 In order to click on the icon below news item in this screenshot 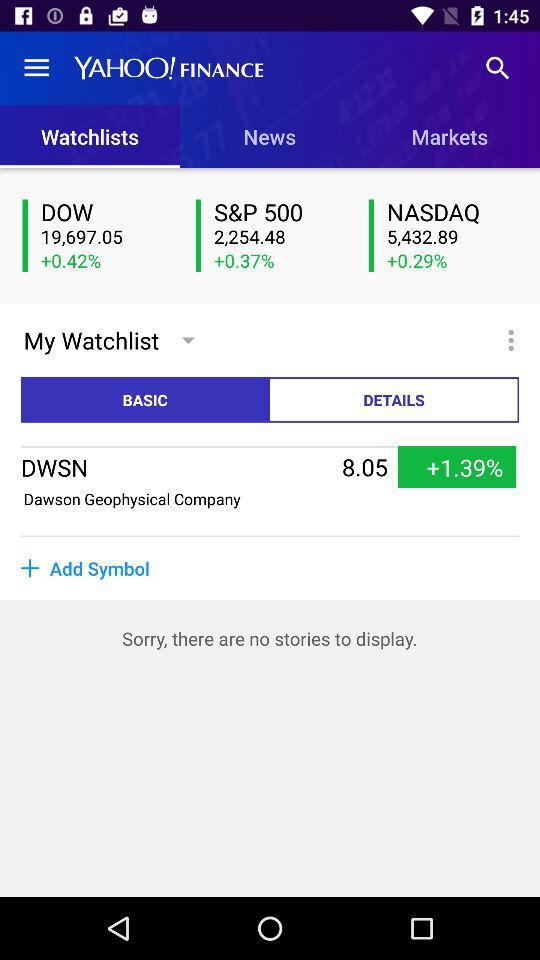, I will do `click(278, 213)`.